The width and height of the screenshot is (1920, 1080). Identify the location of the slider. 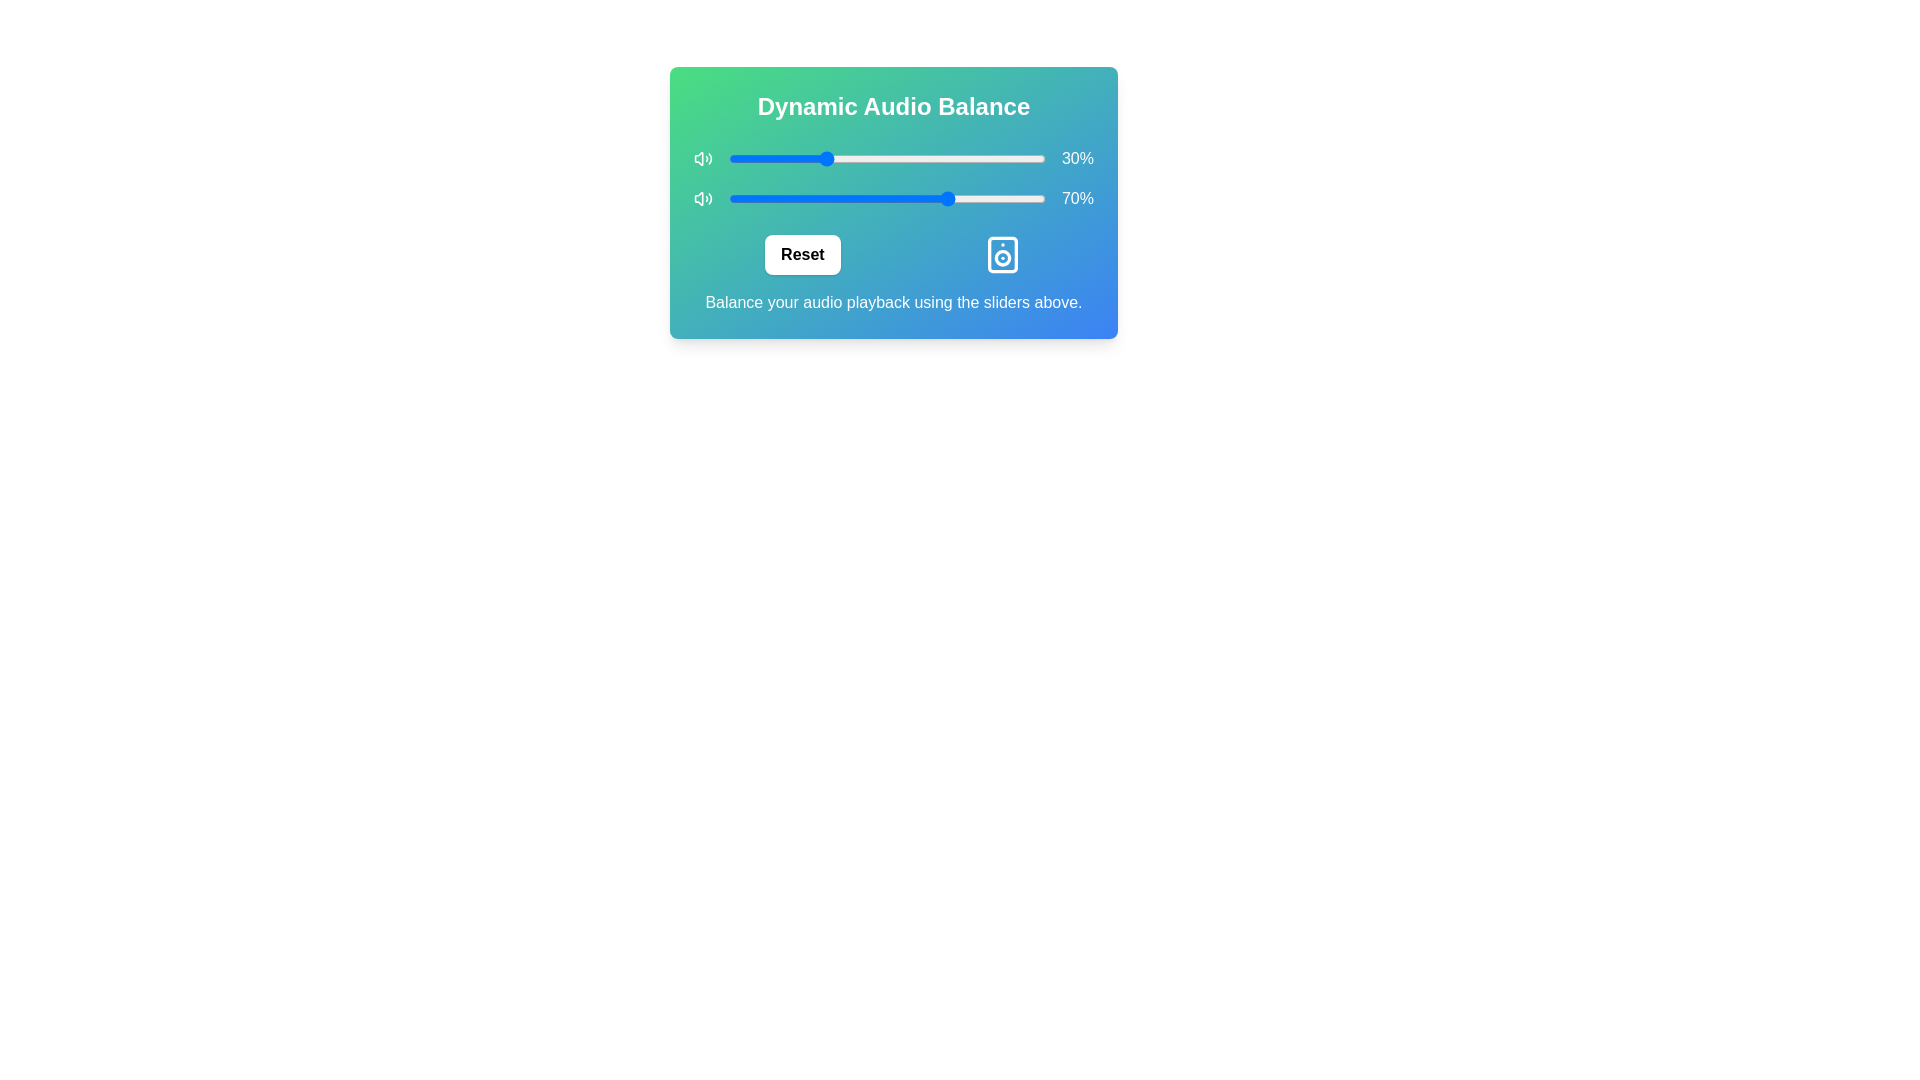
(923, 157).